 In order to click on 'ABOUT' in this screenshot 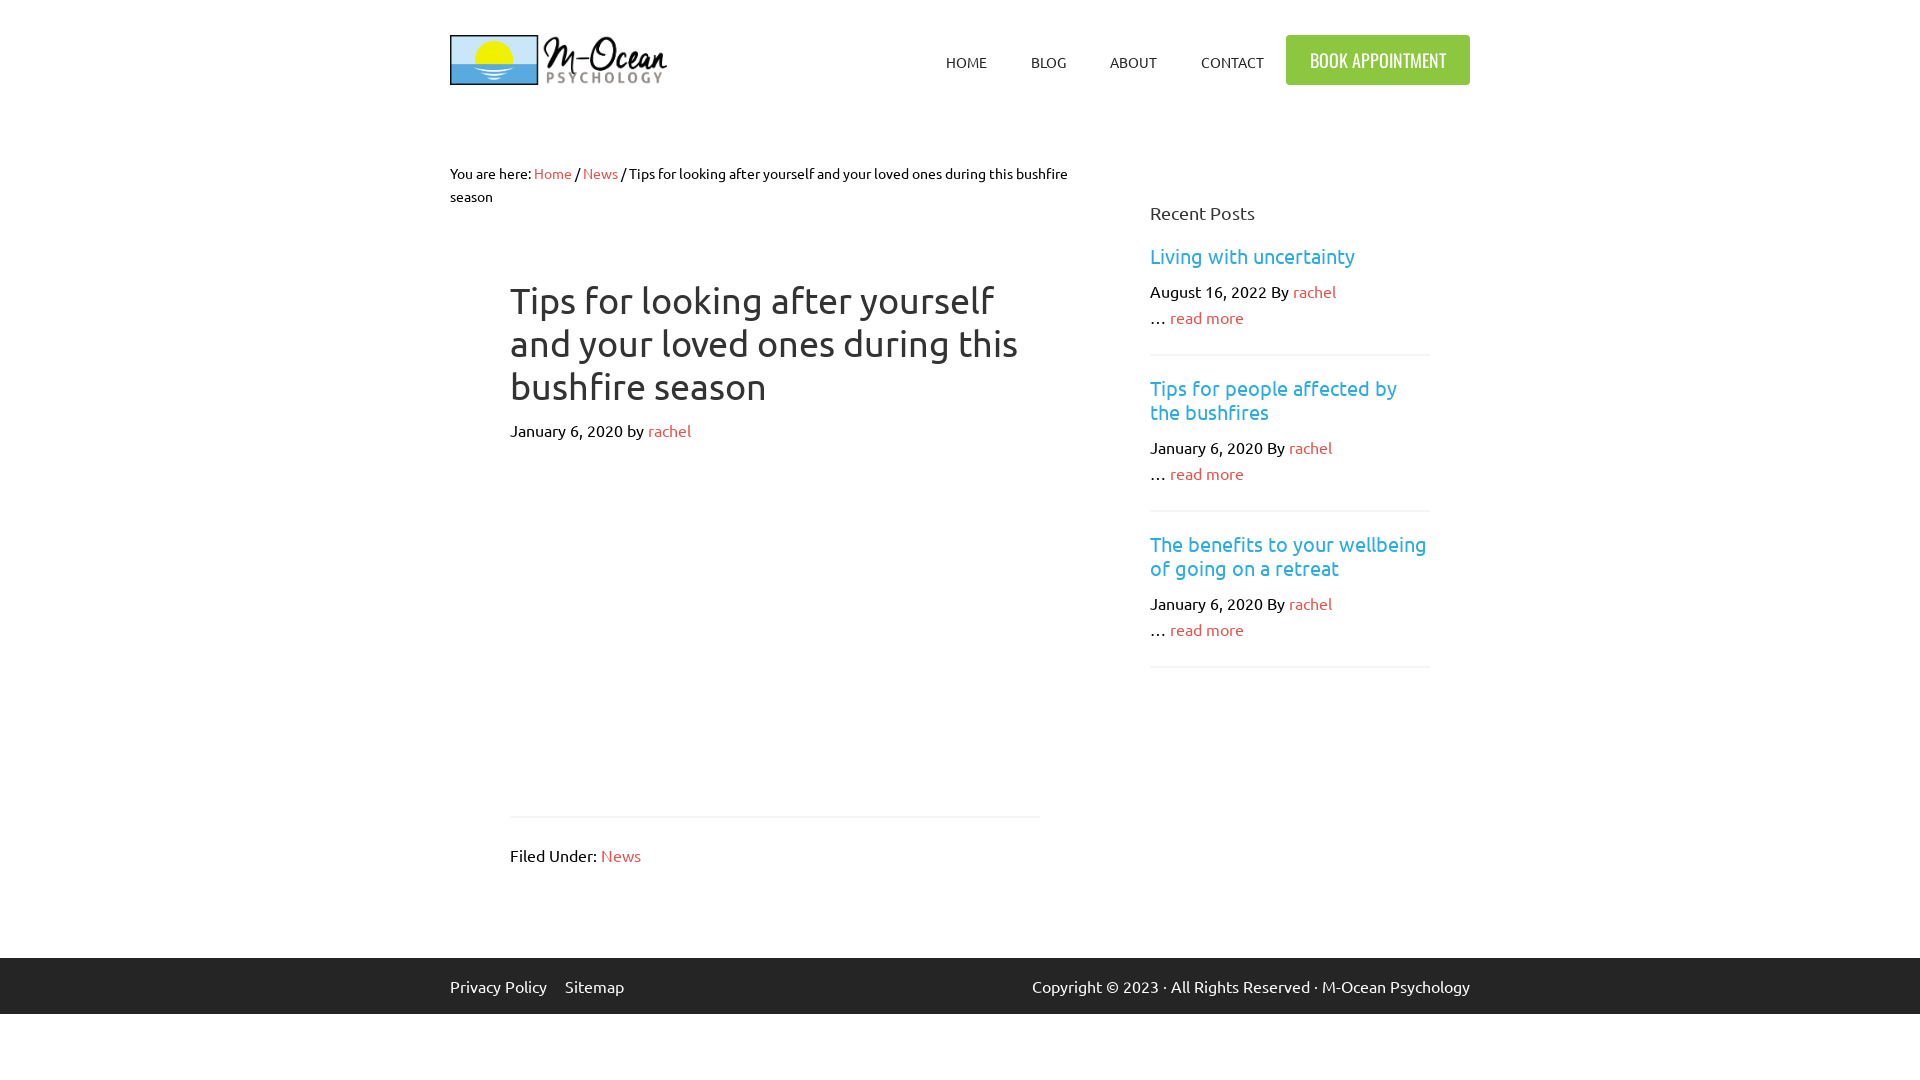, I will do `click(1133, 60)`.